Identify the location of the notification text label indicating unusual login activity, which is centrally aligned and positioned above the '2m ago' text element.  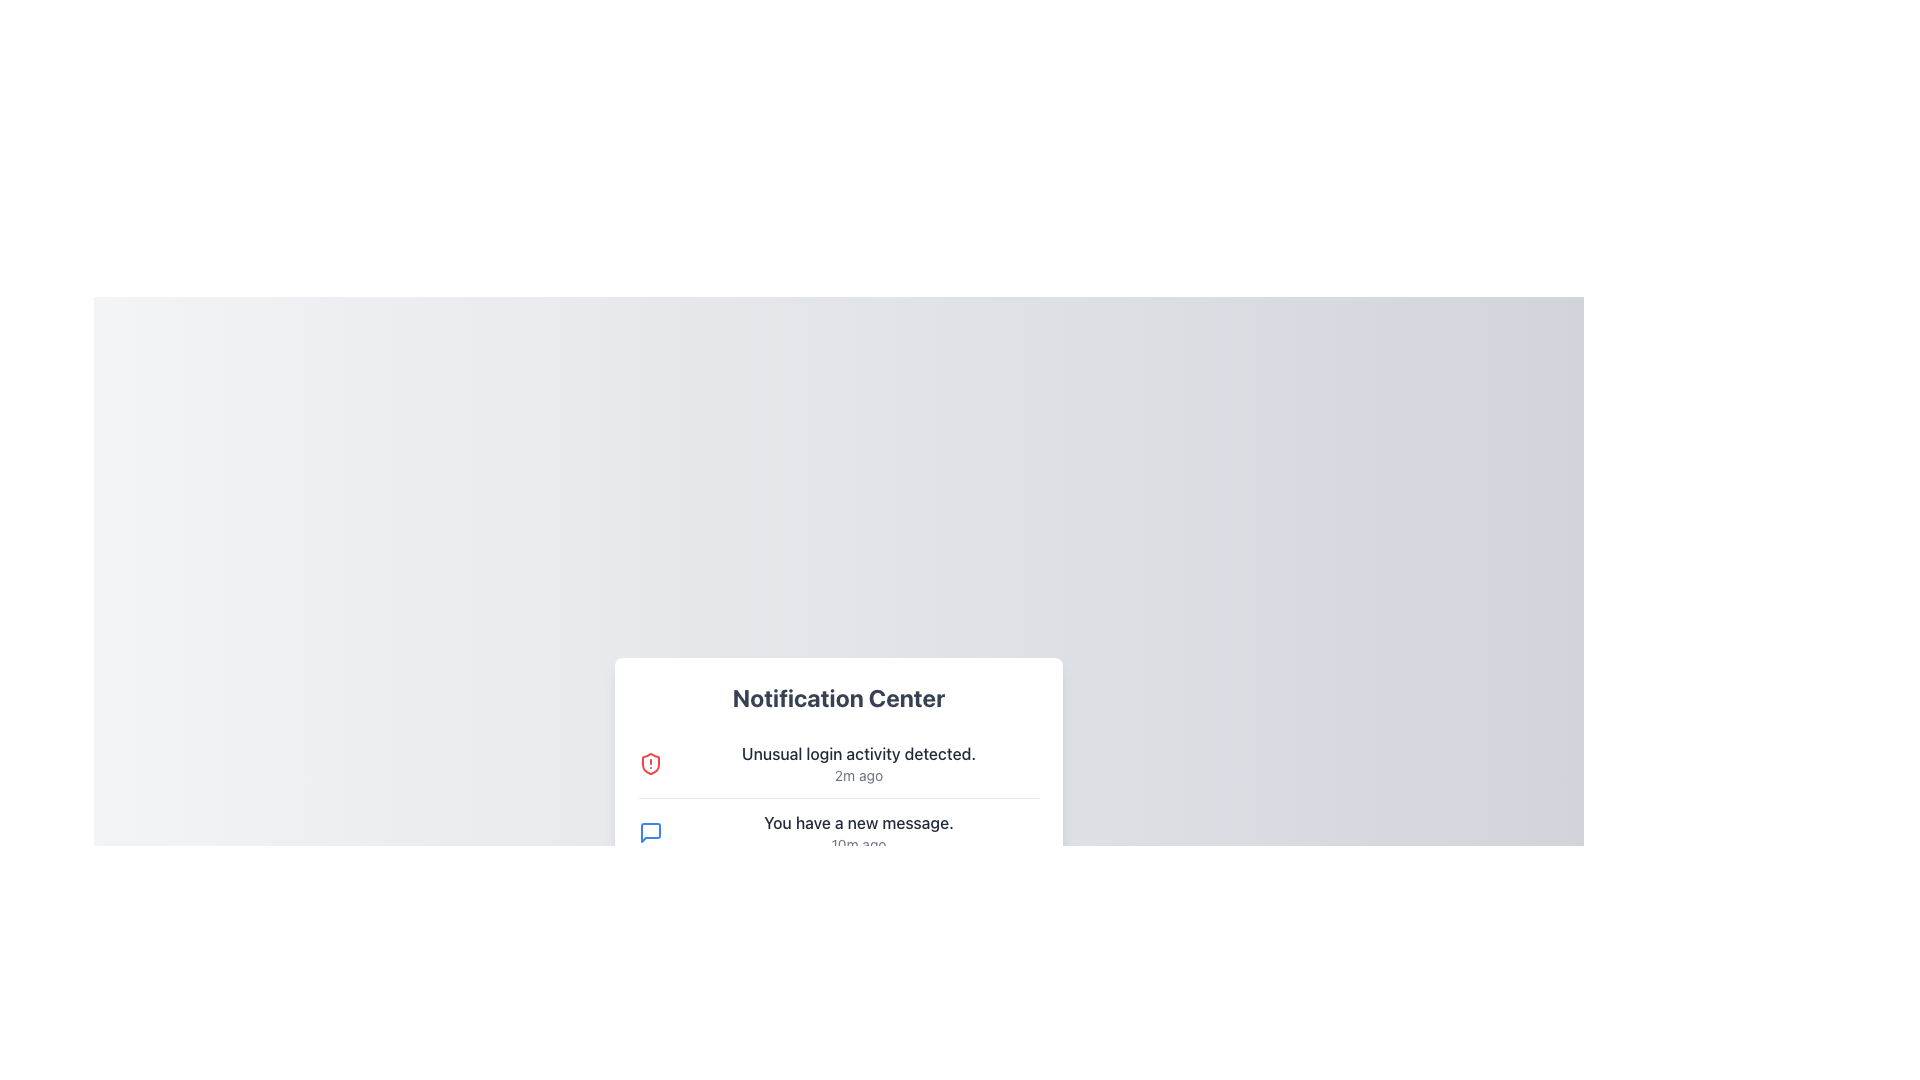
(859, 753).